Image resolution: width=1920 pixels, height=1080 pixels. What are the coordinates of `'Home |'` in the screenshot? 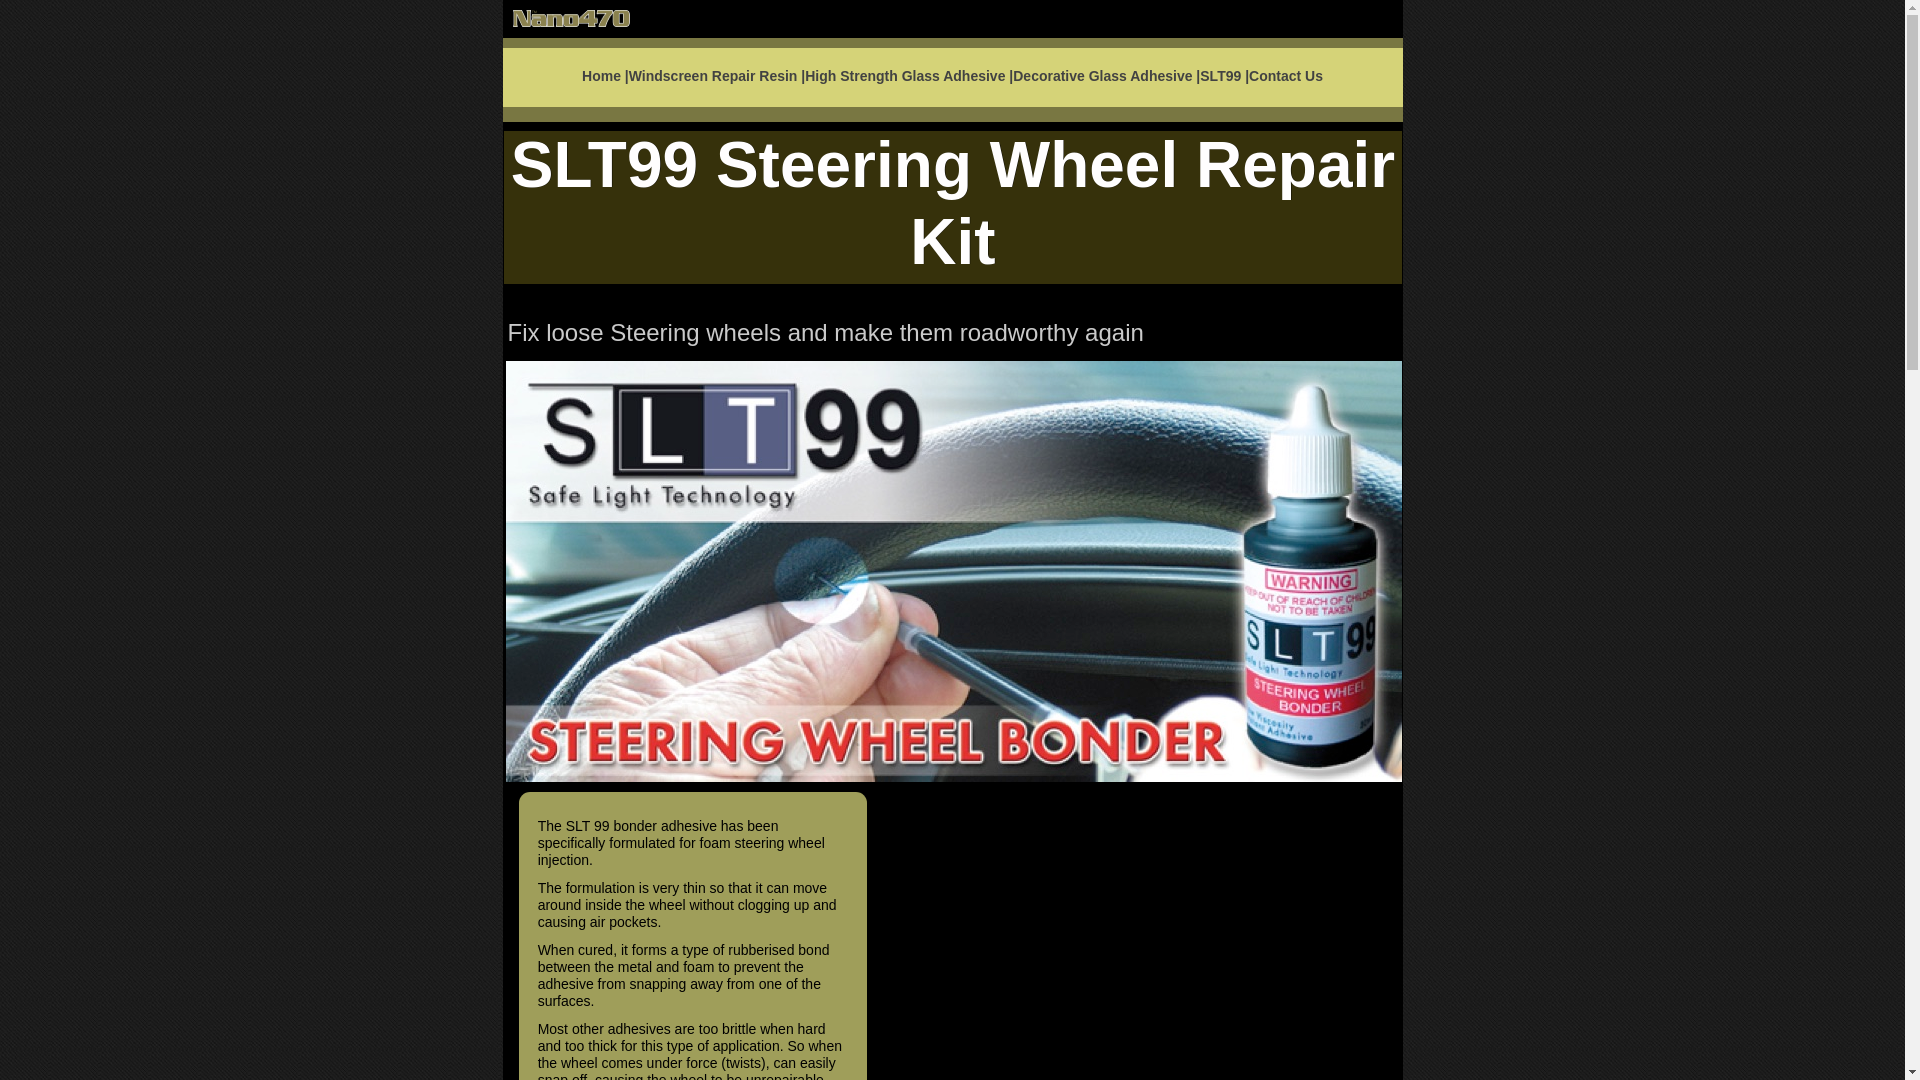 It's located at (604, 75).